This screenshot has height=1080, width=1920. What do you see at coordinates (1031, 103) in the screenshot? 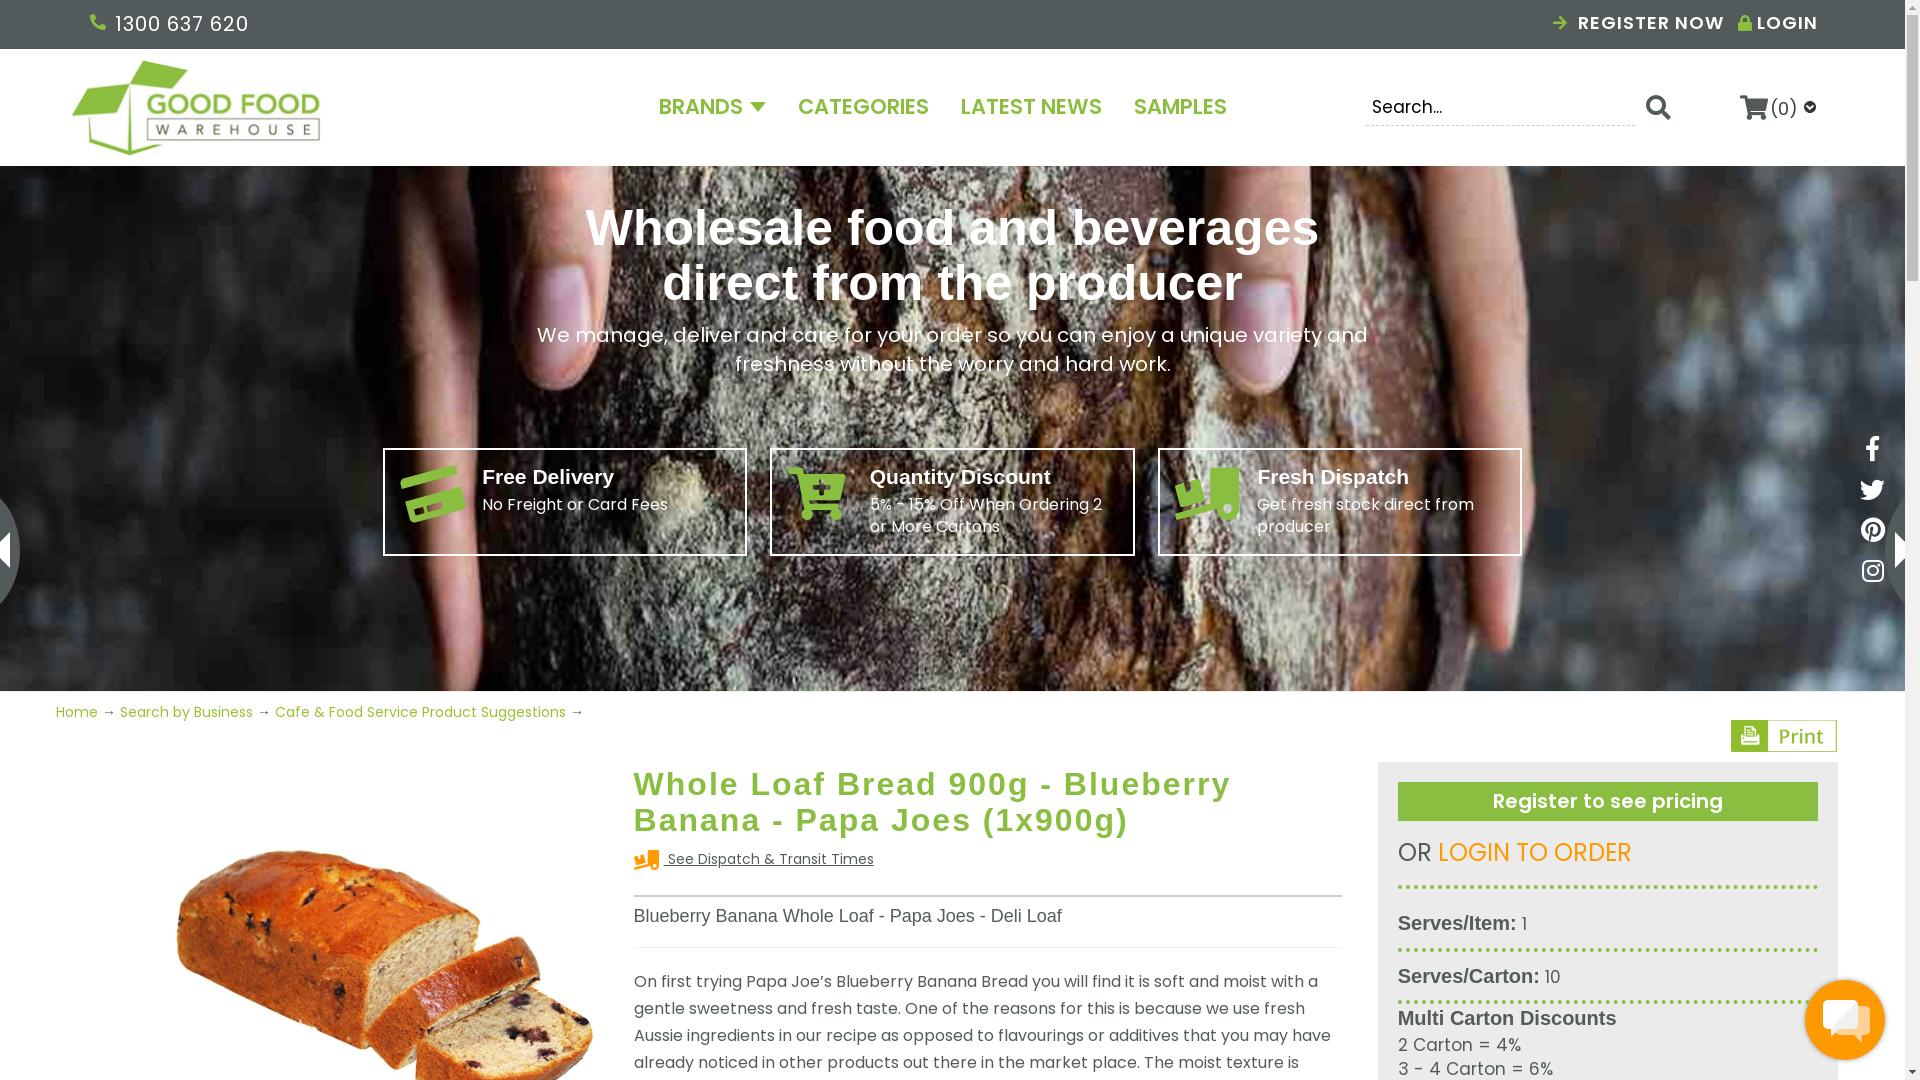
I see `'LATEST NEWS'` at bounding box center [1031, 103].